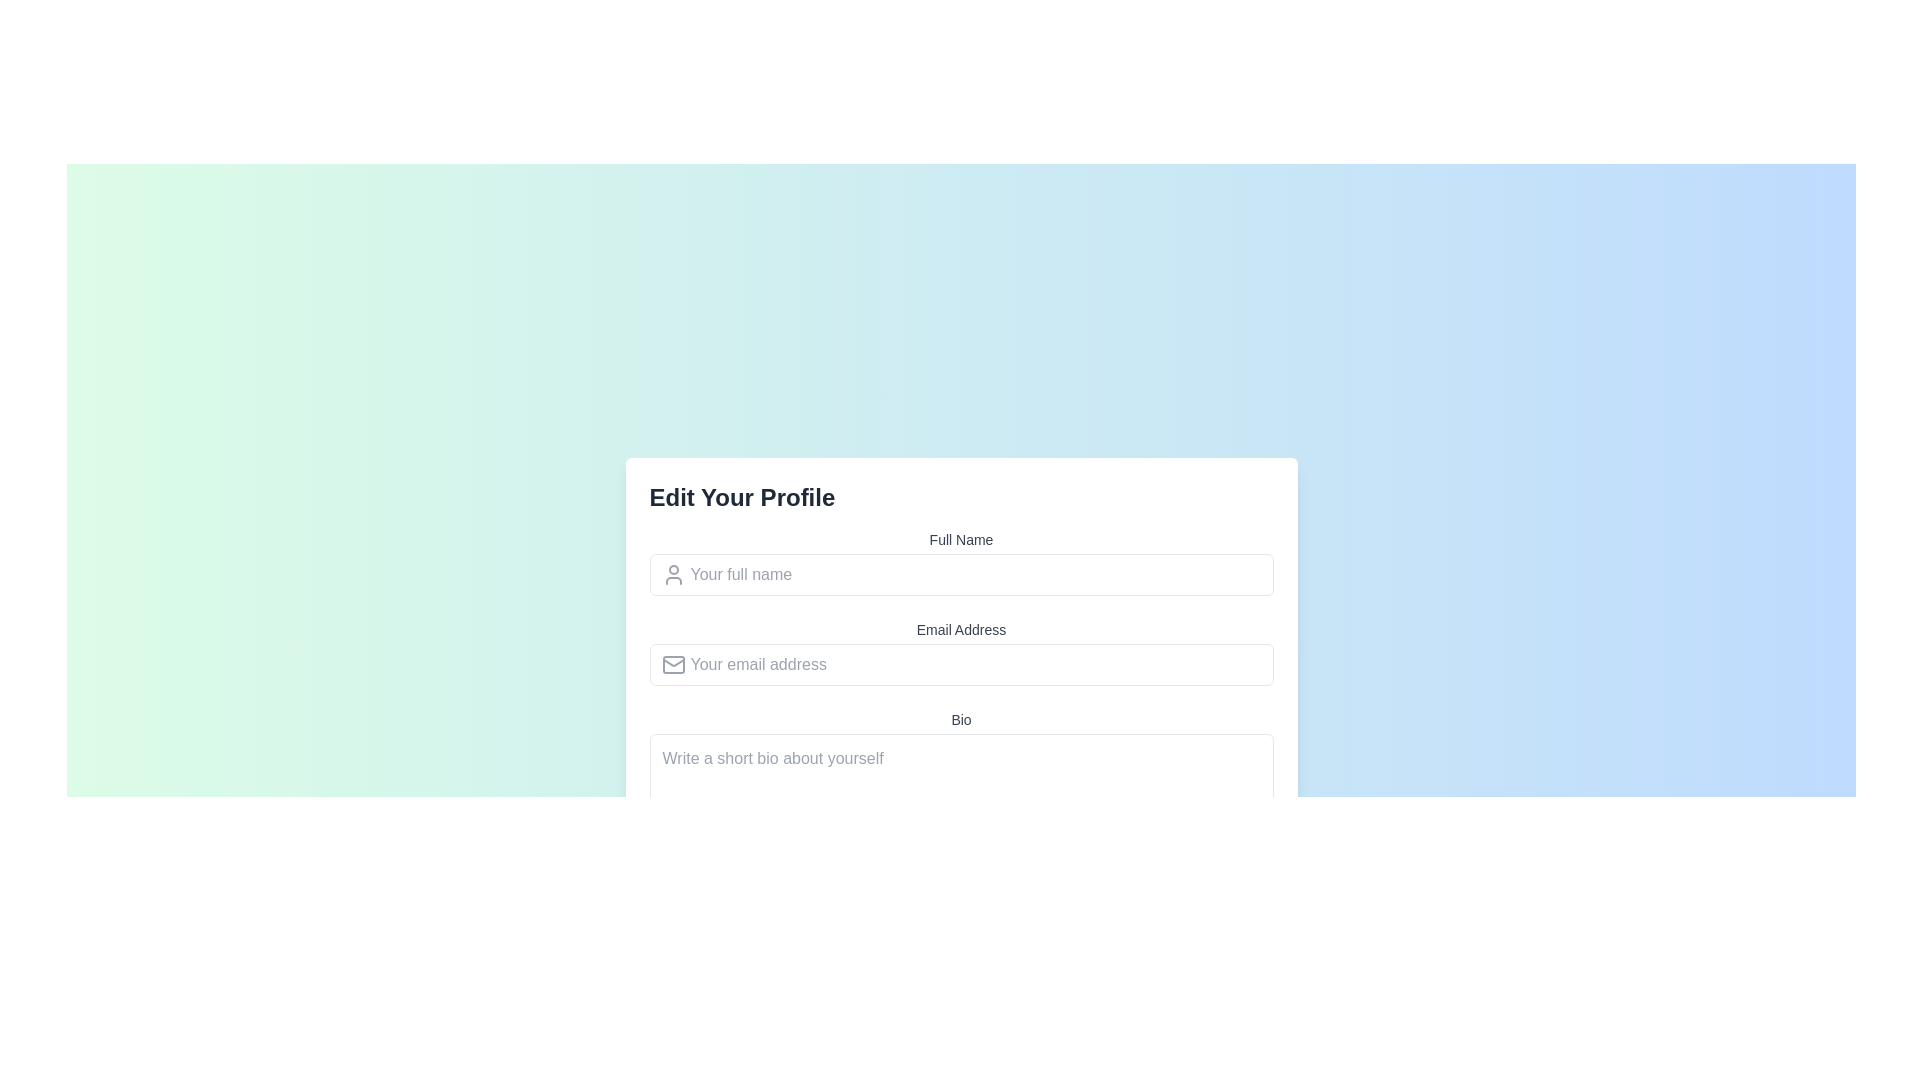  What do you see at coordinates (741, 496) in the screenshot?
I see `the static text header located in the upper left corner of the form, which serves as a heading for the user to understand the purpose of the form below` at bounding box center [741, 496].